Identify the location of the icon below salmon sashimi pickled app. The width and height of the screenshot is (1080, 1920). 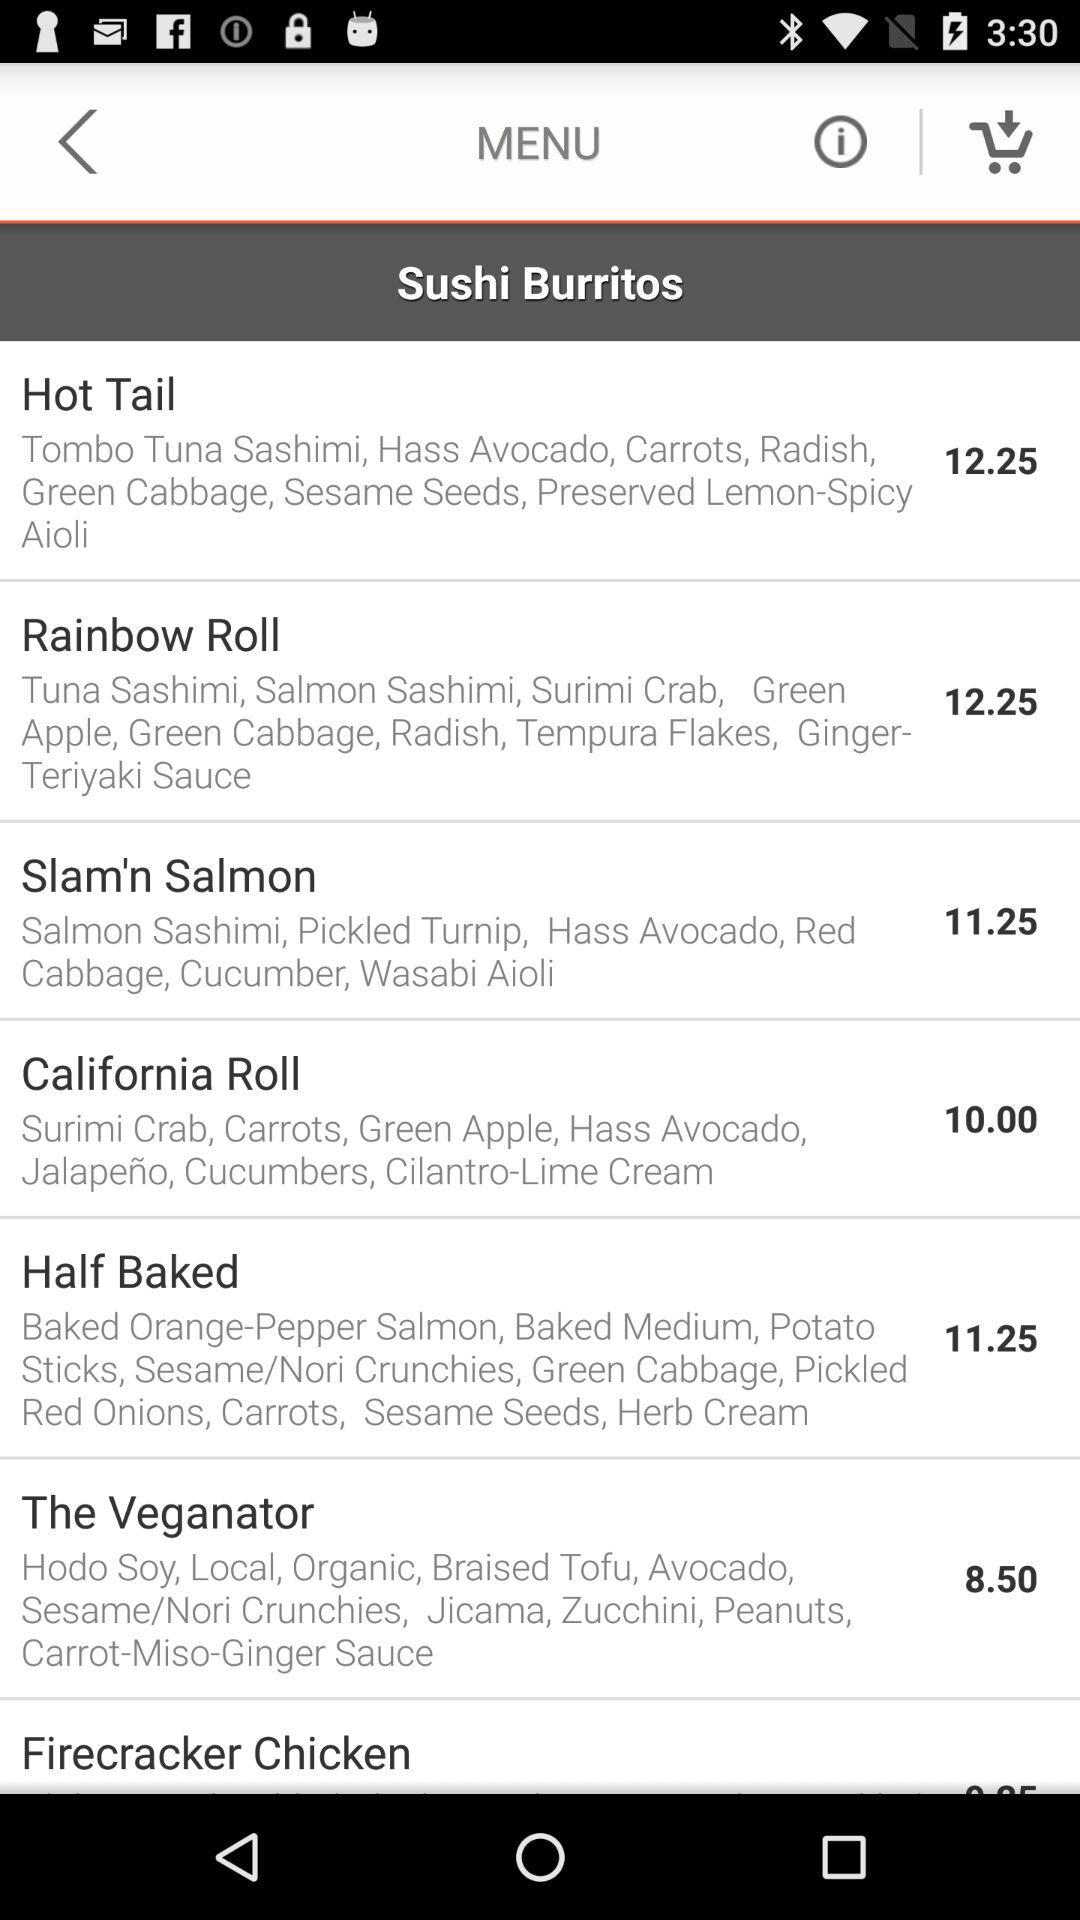
(540, 1019).